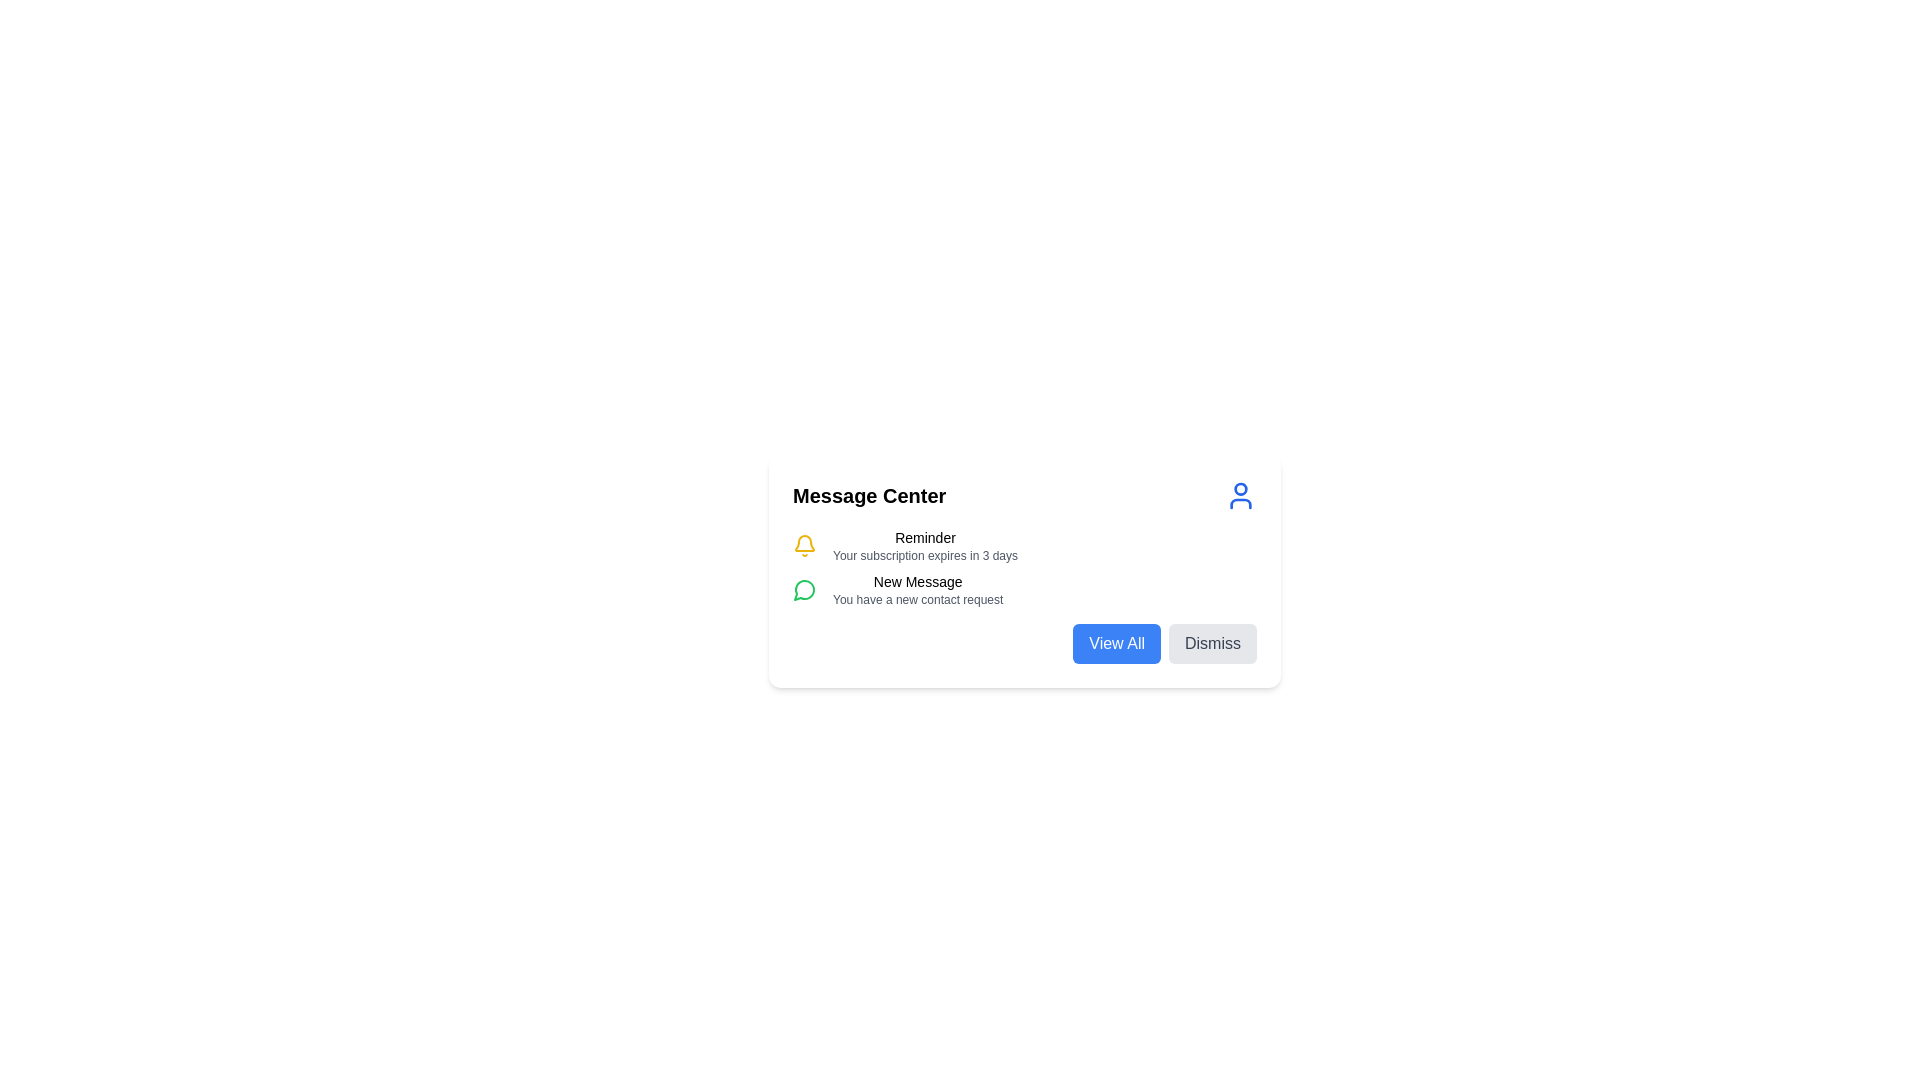 The image size is (1920, 1080). I want to click on the circular speech bubble icon with a filled green border located to the left of the 'Message Center' text in the notification section, so click(804, 589).